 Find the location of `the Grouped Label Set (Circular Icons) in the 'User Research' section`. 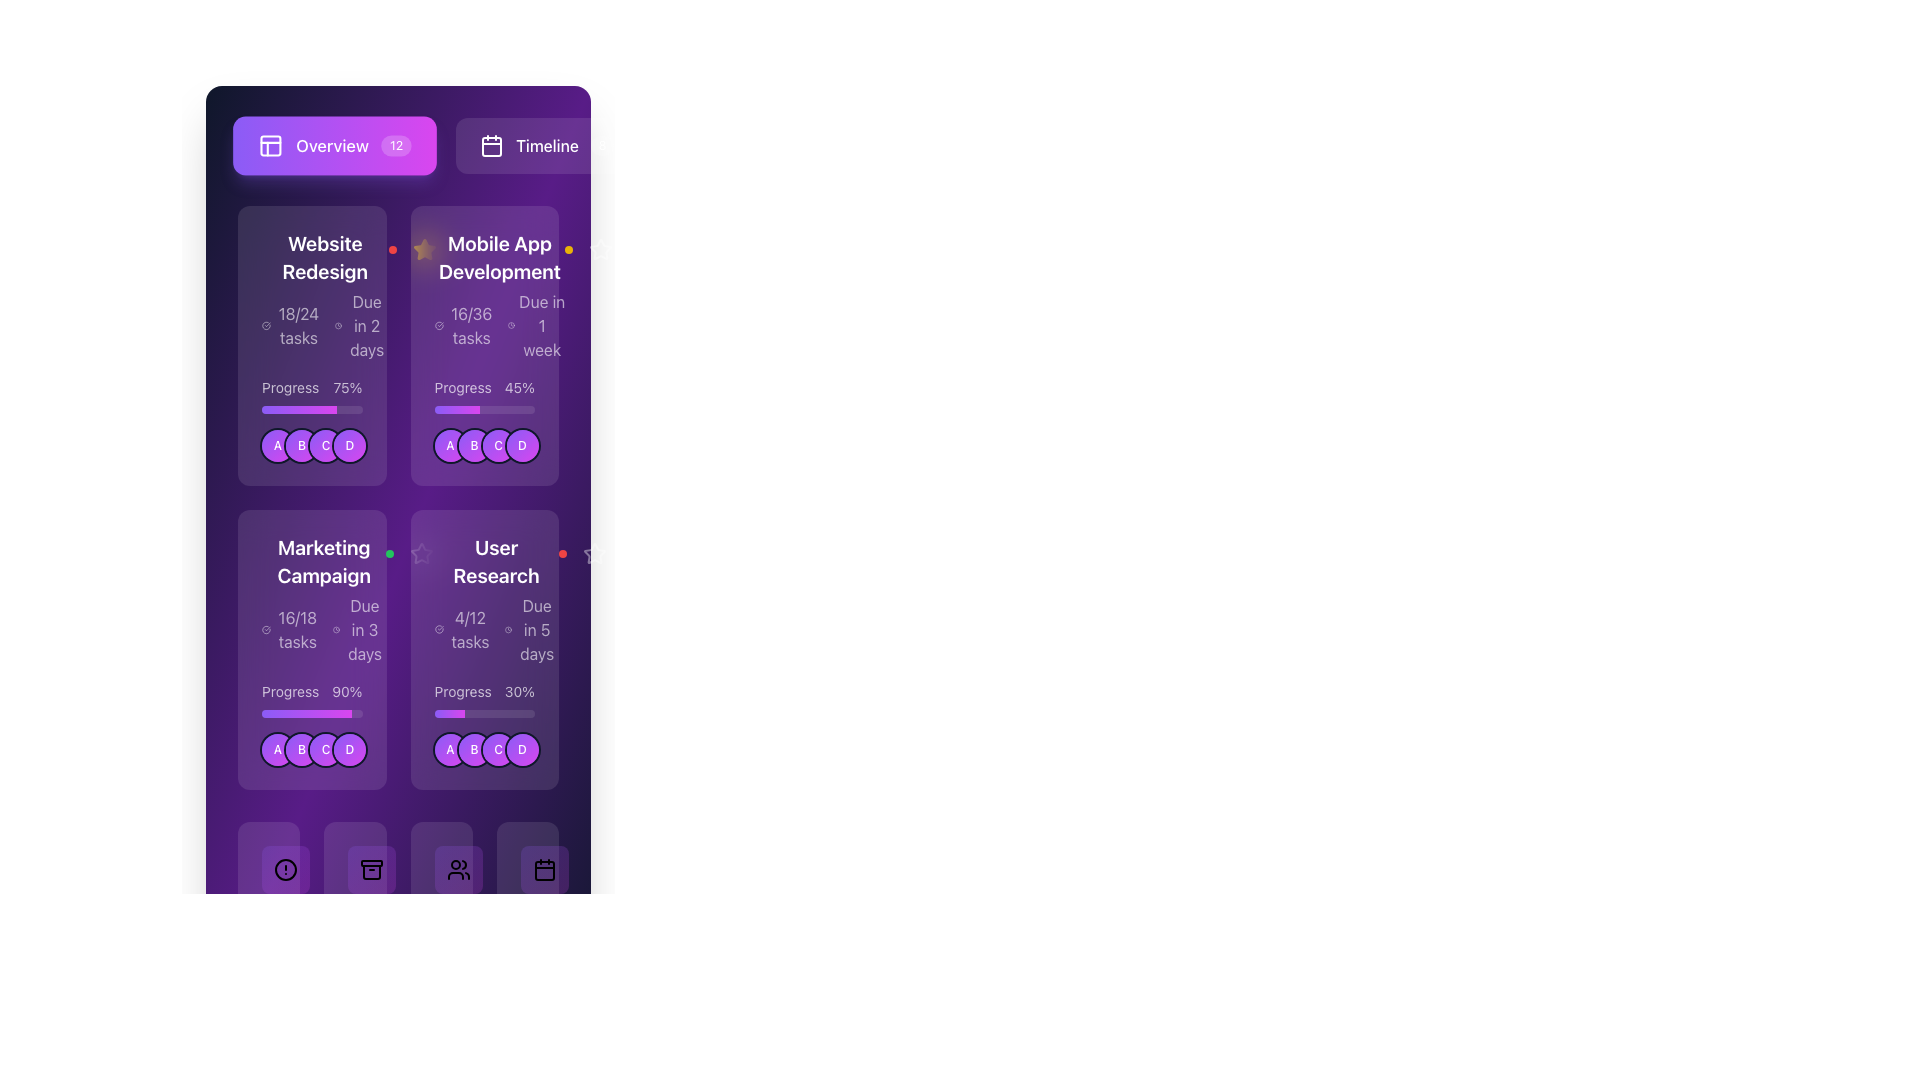

the Grouped Label Set (Circular Icons) in the 'User Research' section is located at coordinates (486, 749).